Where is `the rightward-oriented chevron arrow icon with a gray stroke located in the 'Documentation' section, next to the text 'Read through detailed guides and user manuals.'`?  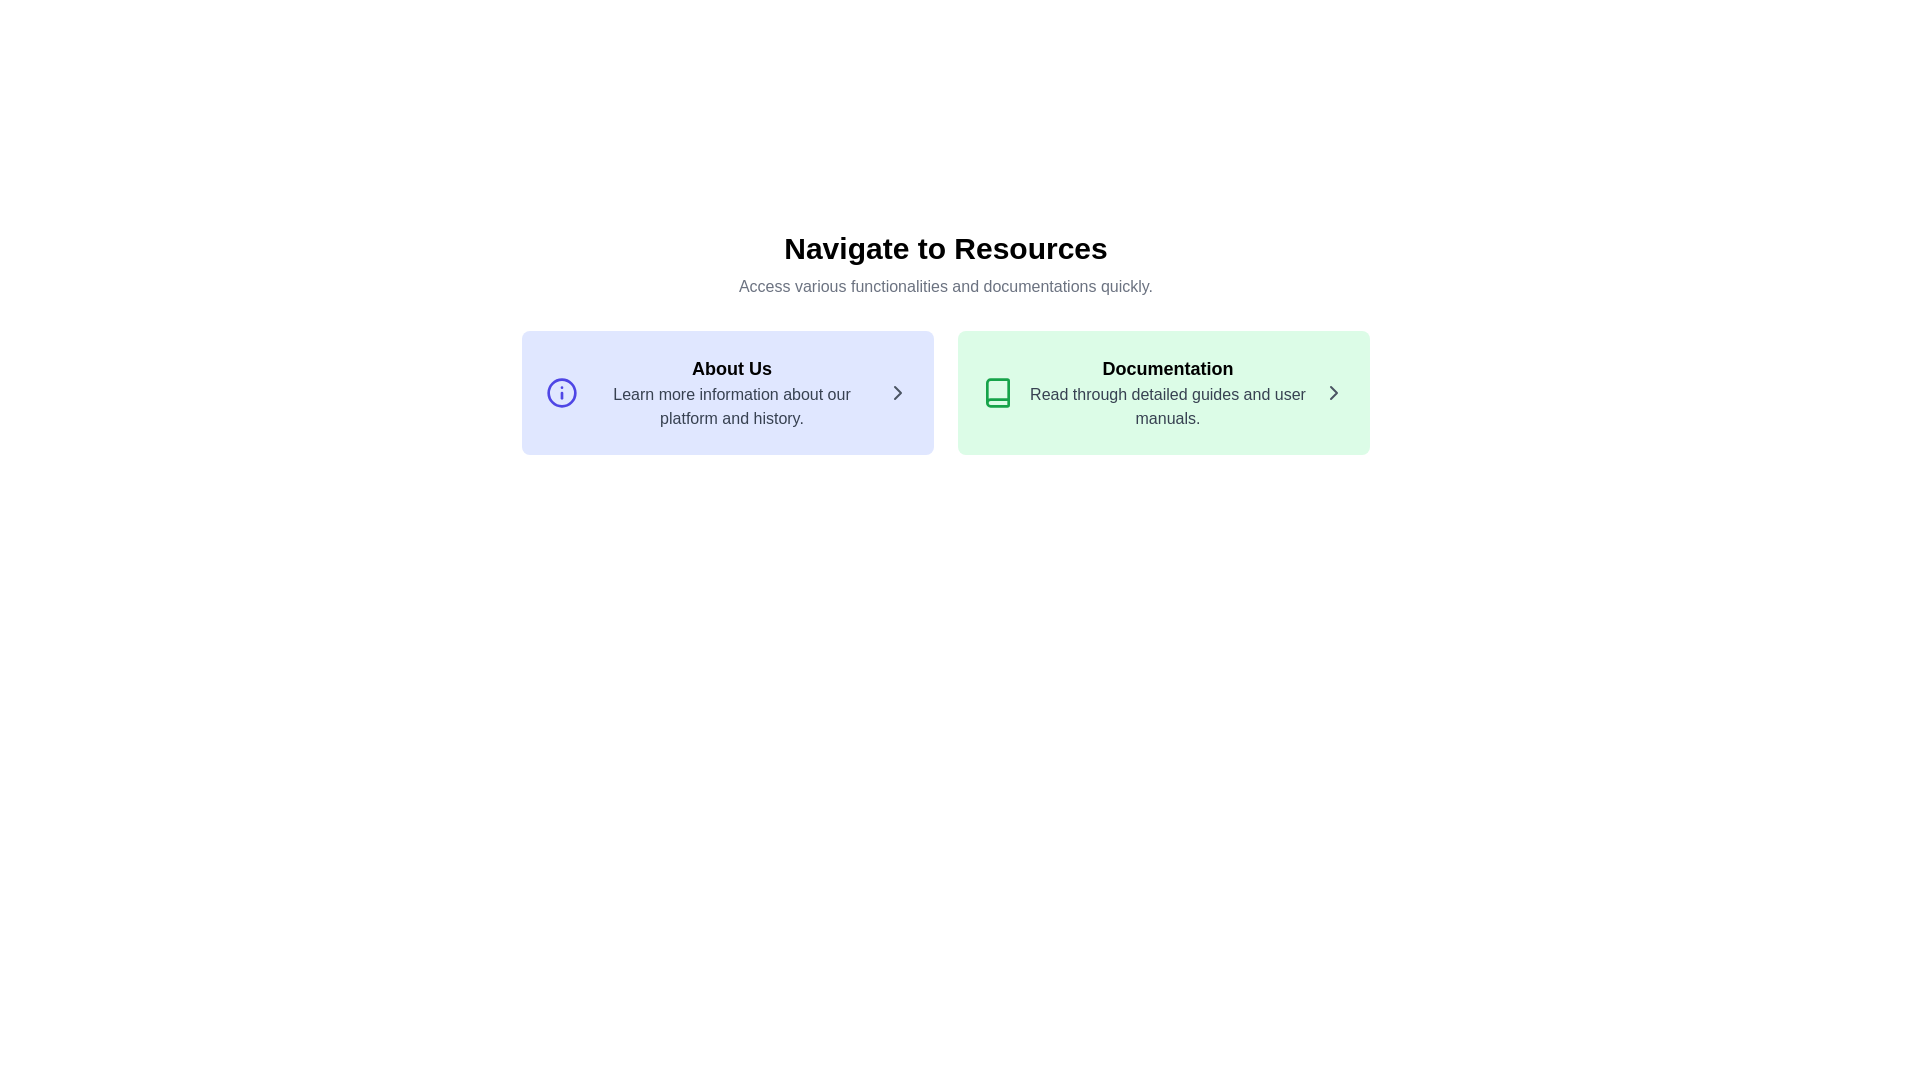 the rightward-oriented chevron arrow icon with a gray stroke located in the 'Documentation' section, next to the text 'Read through detailed guides and user manuals.' is located at coordinates (1334, 393).